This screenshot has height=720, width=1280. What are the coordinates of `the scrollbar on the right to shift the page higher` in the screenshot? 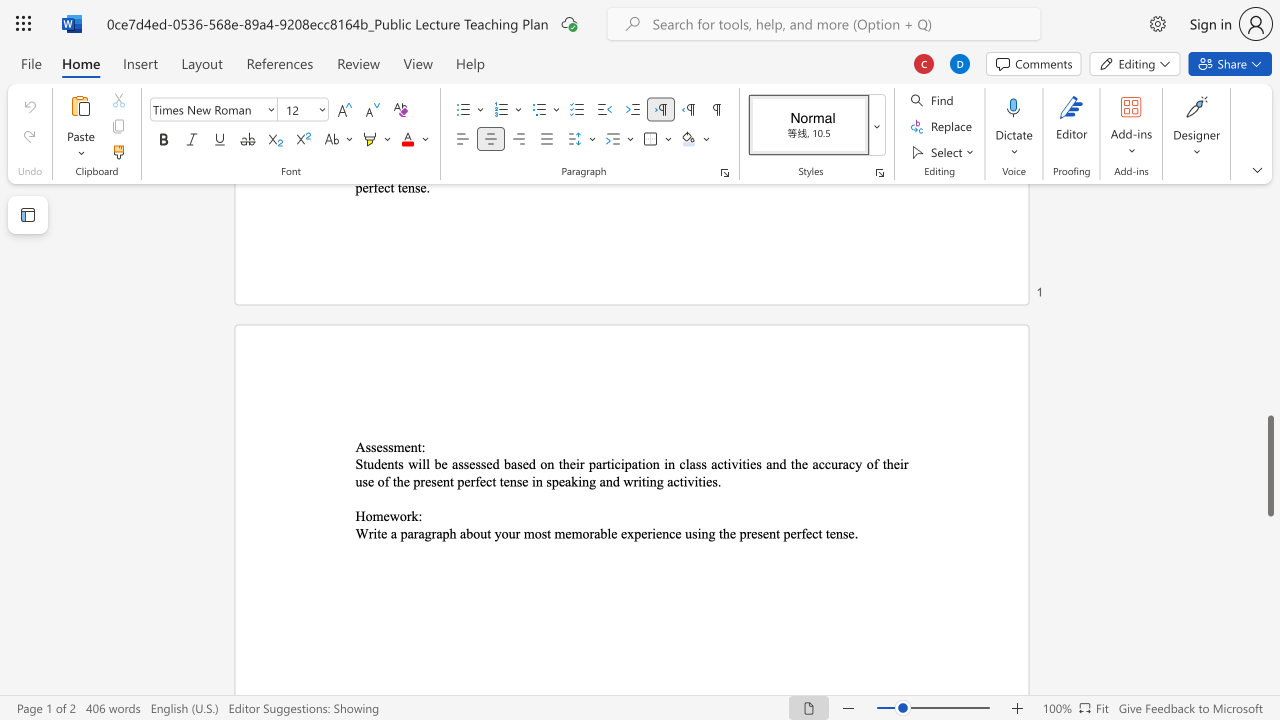 It's located at (1269, 248).